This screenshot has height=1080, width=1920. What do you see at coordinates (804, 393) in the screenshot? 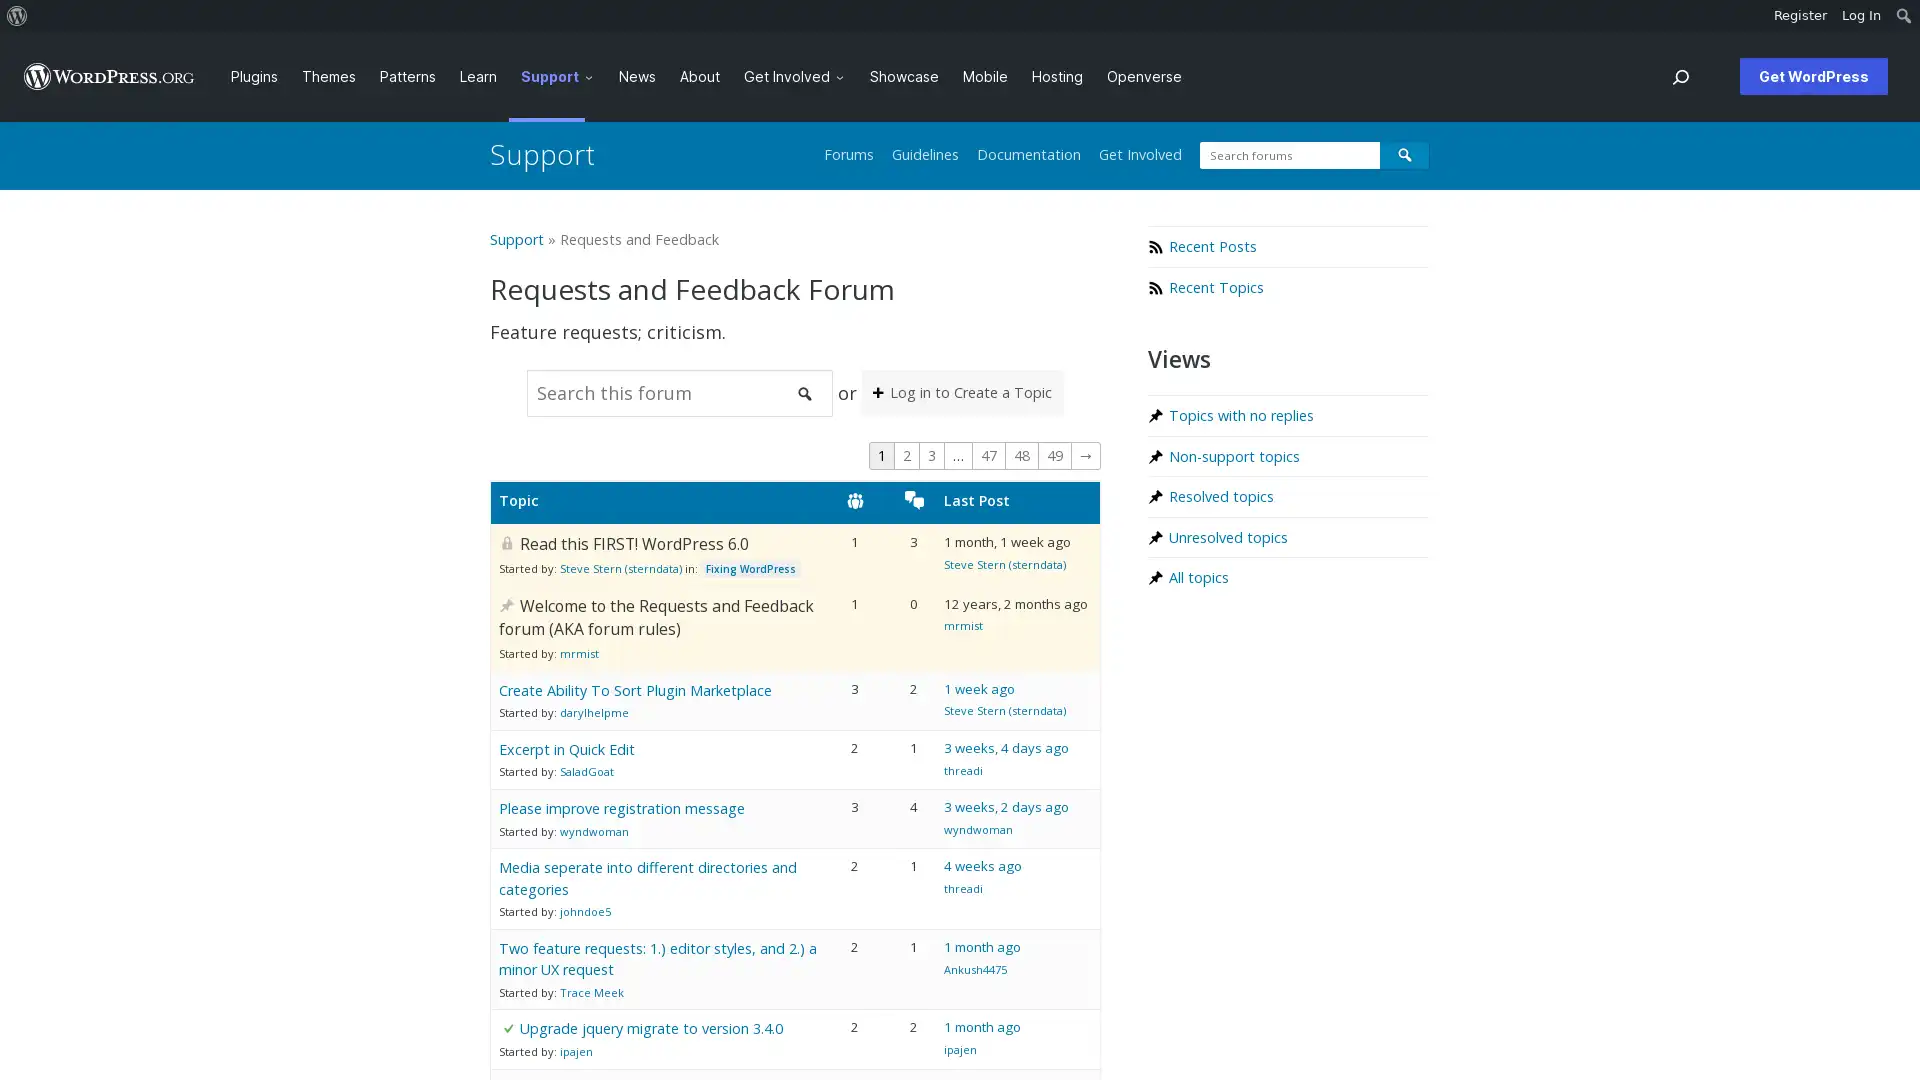
I see `Search forums` at bounding box center [804, 393].